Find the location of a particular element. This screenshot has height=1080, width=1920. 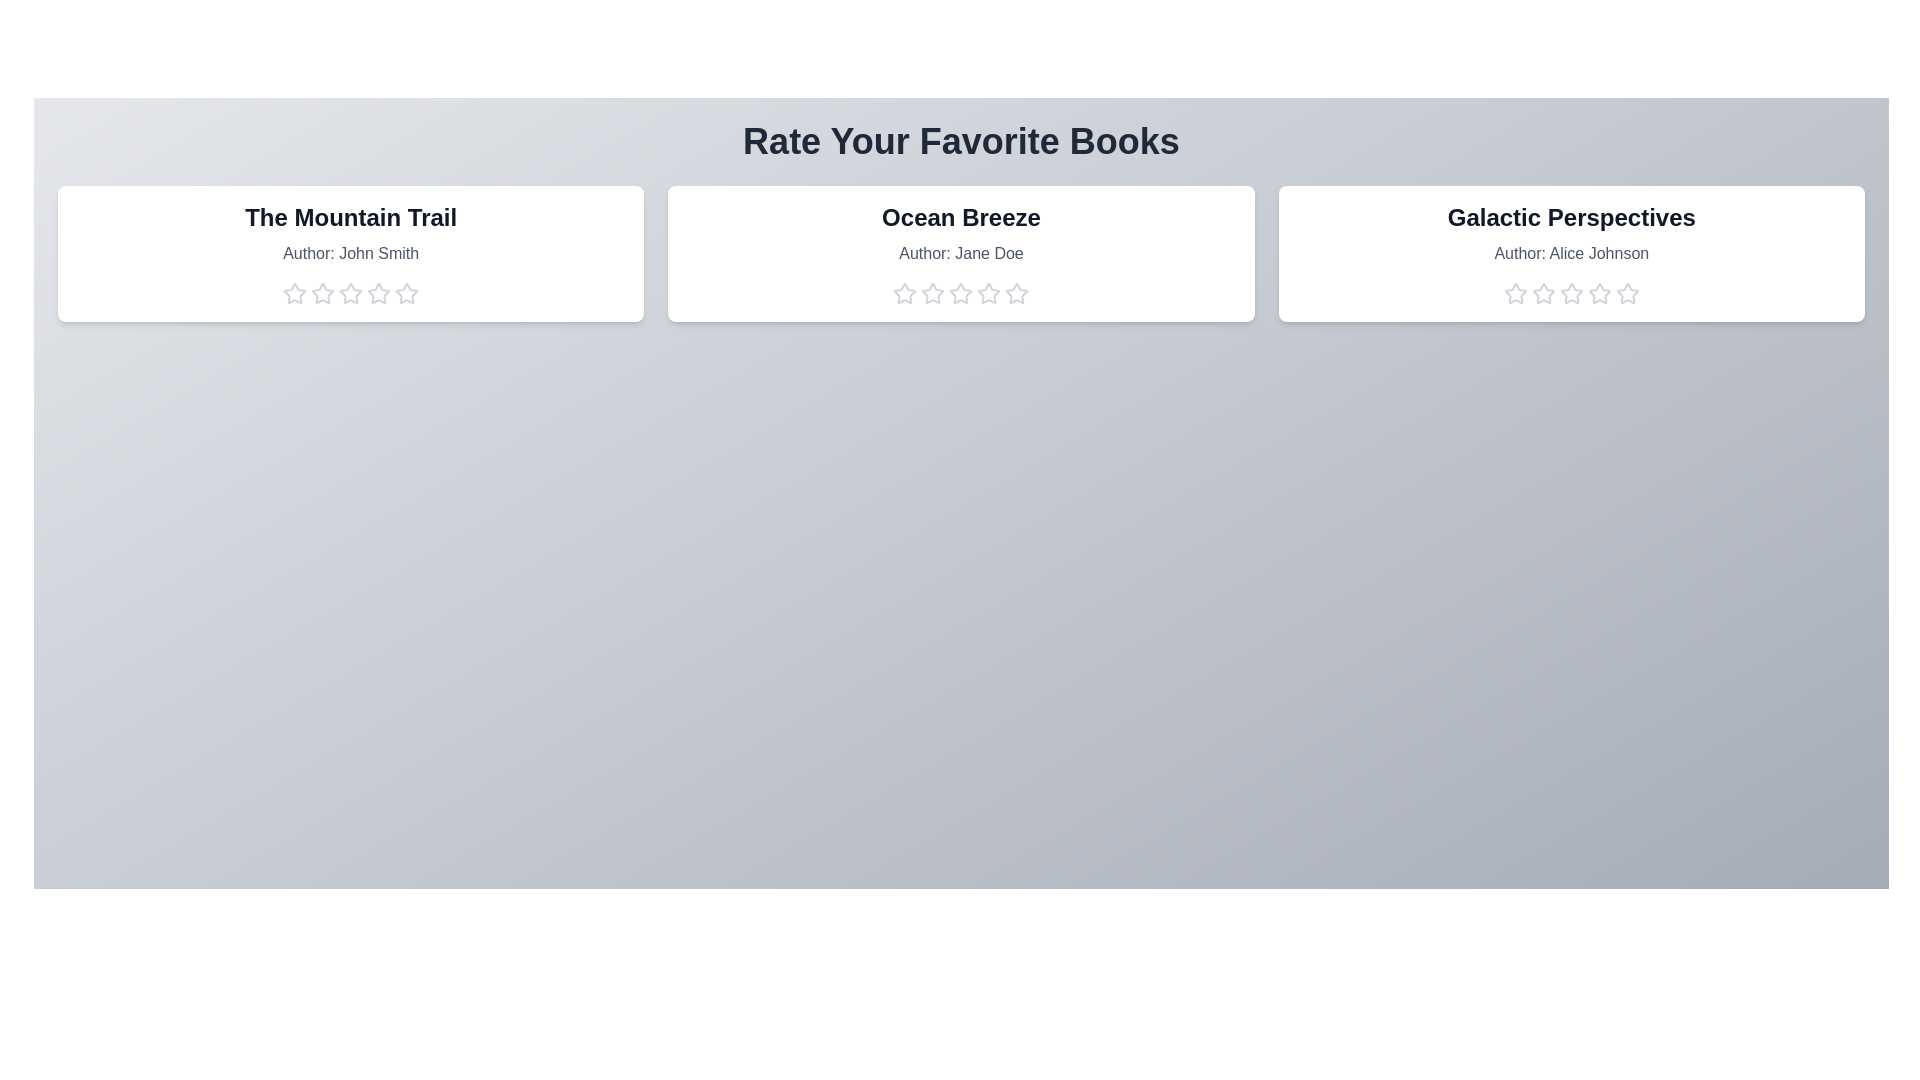

the star corresponding to 4 to preview the rating is located at coordinates (379, 293).